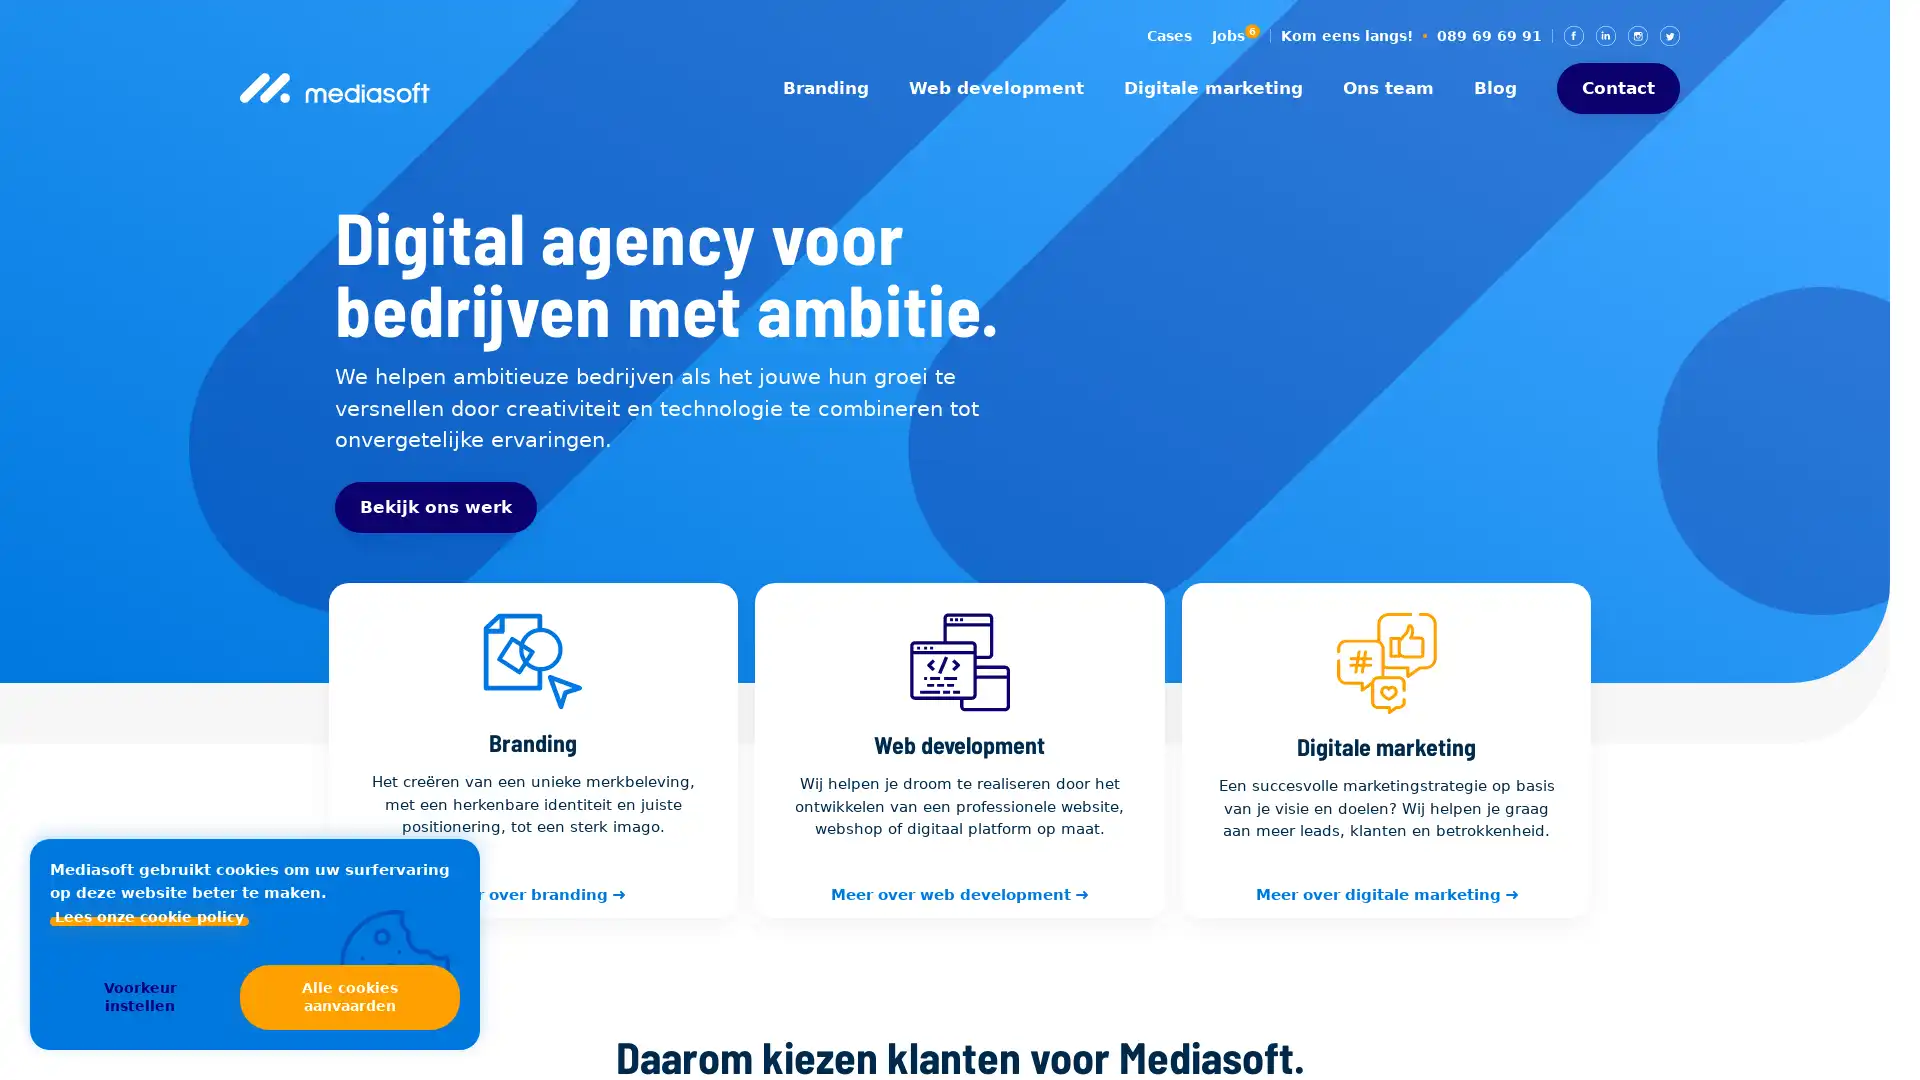  I want to click on Voorkeur instellen, so click(138, 997).